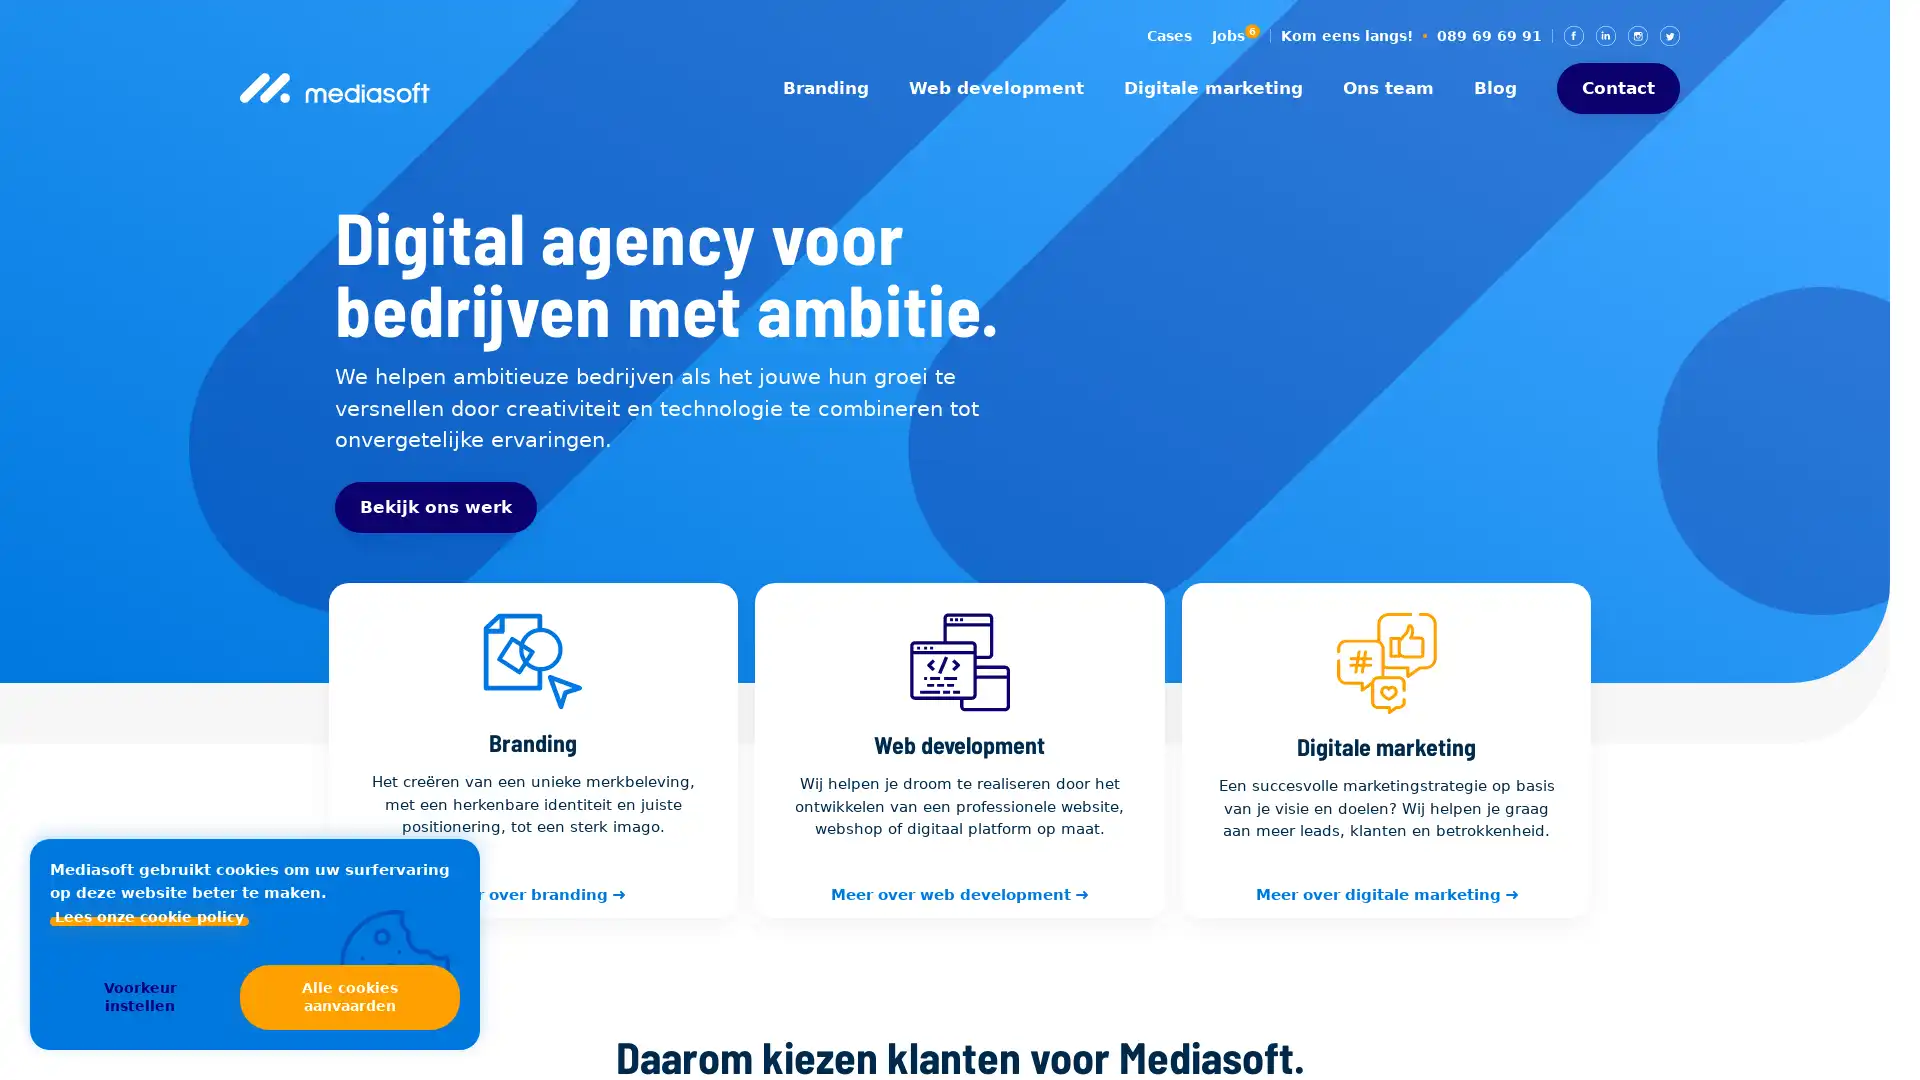  I want to click on Voorkeur instellen, so click(138, 997).